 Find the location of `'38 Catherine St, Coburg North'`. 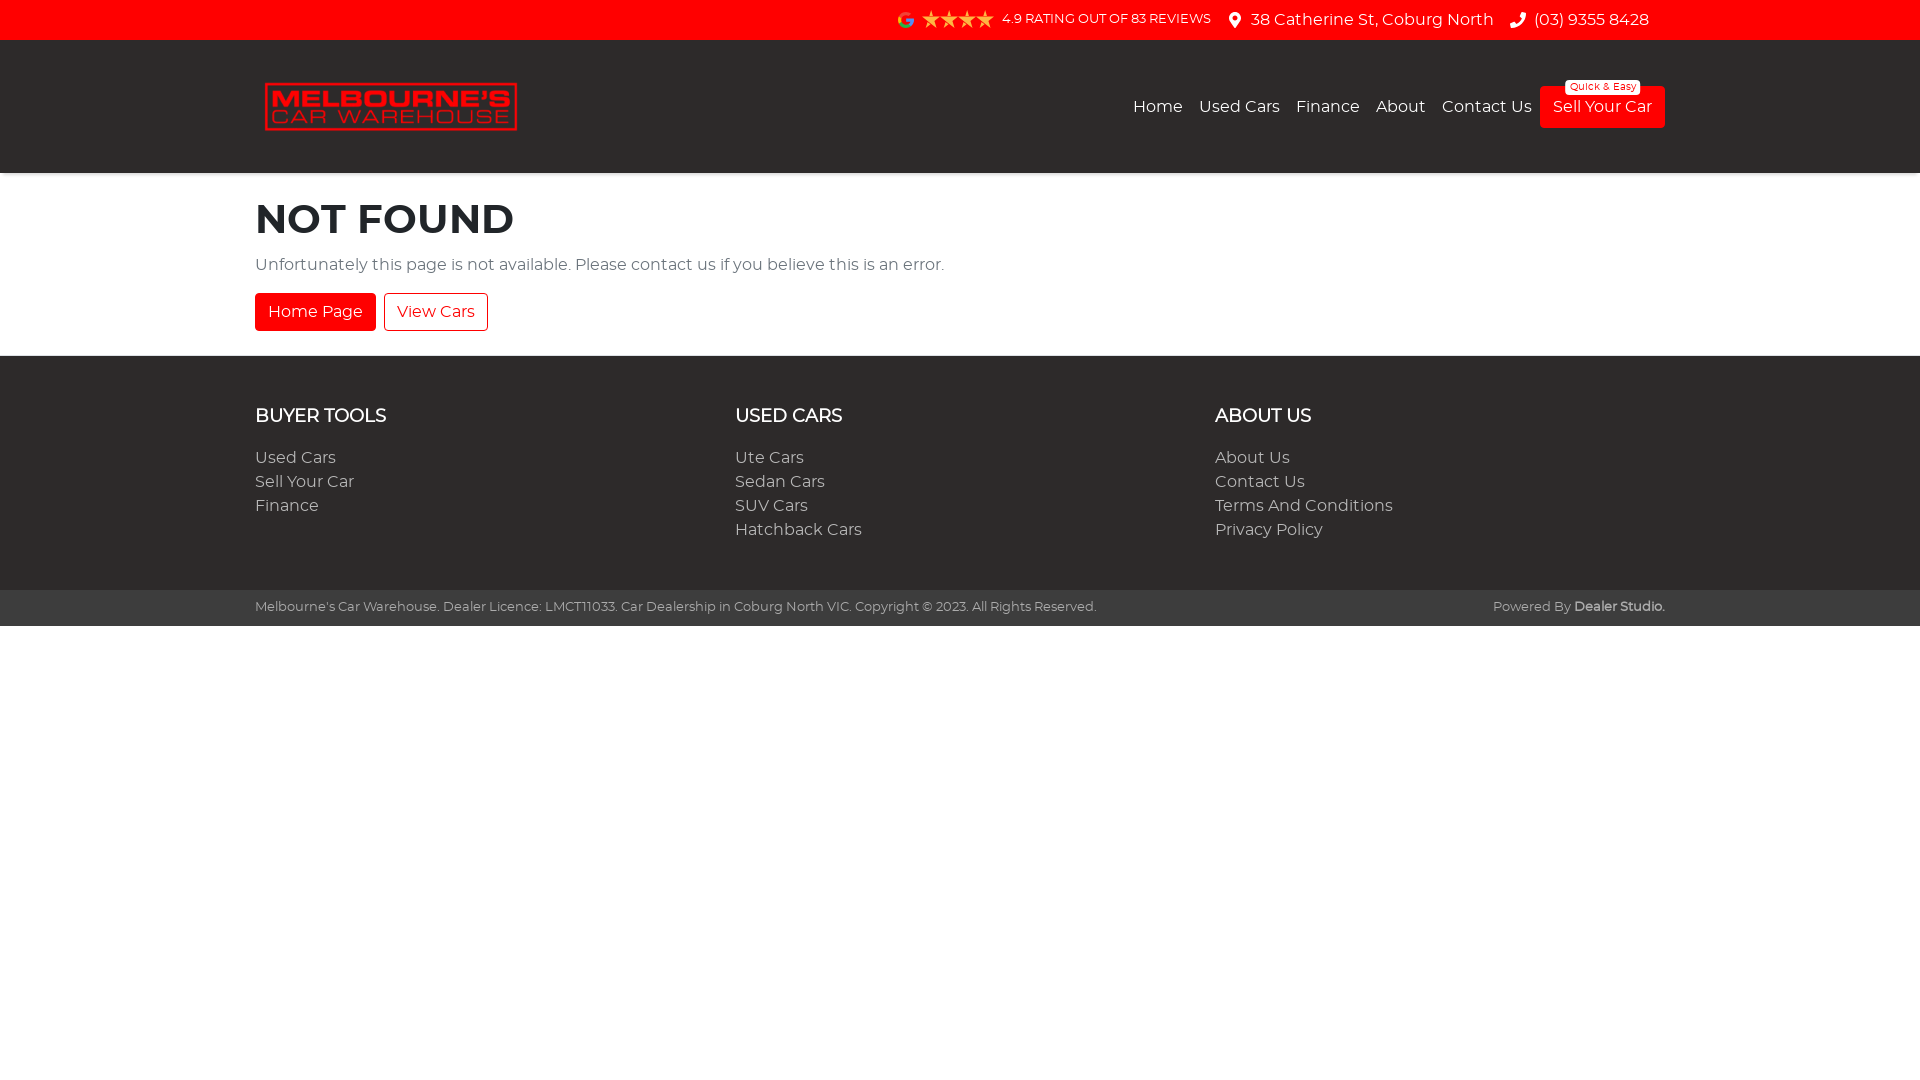

'38 Catherine St, Coburg North' is located at coordinates (1371, 19).